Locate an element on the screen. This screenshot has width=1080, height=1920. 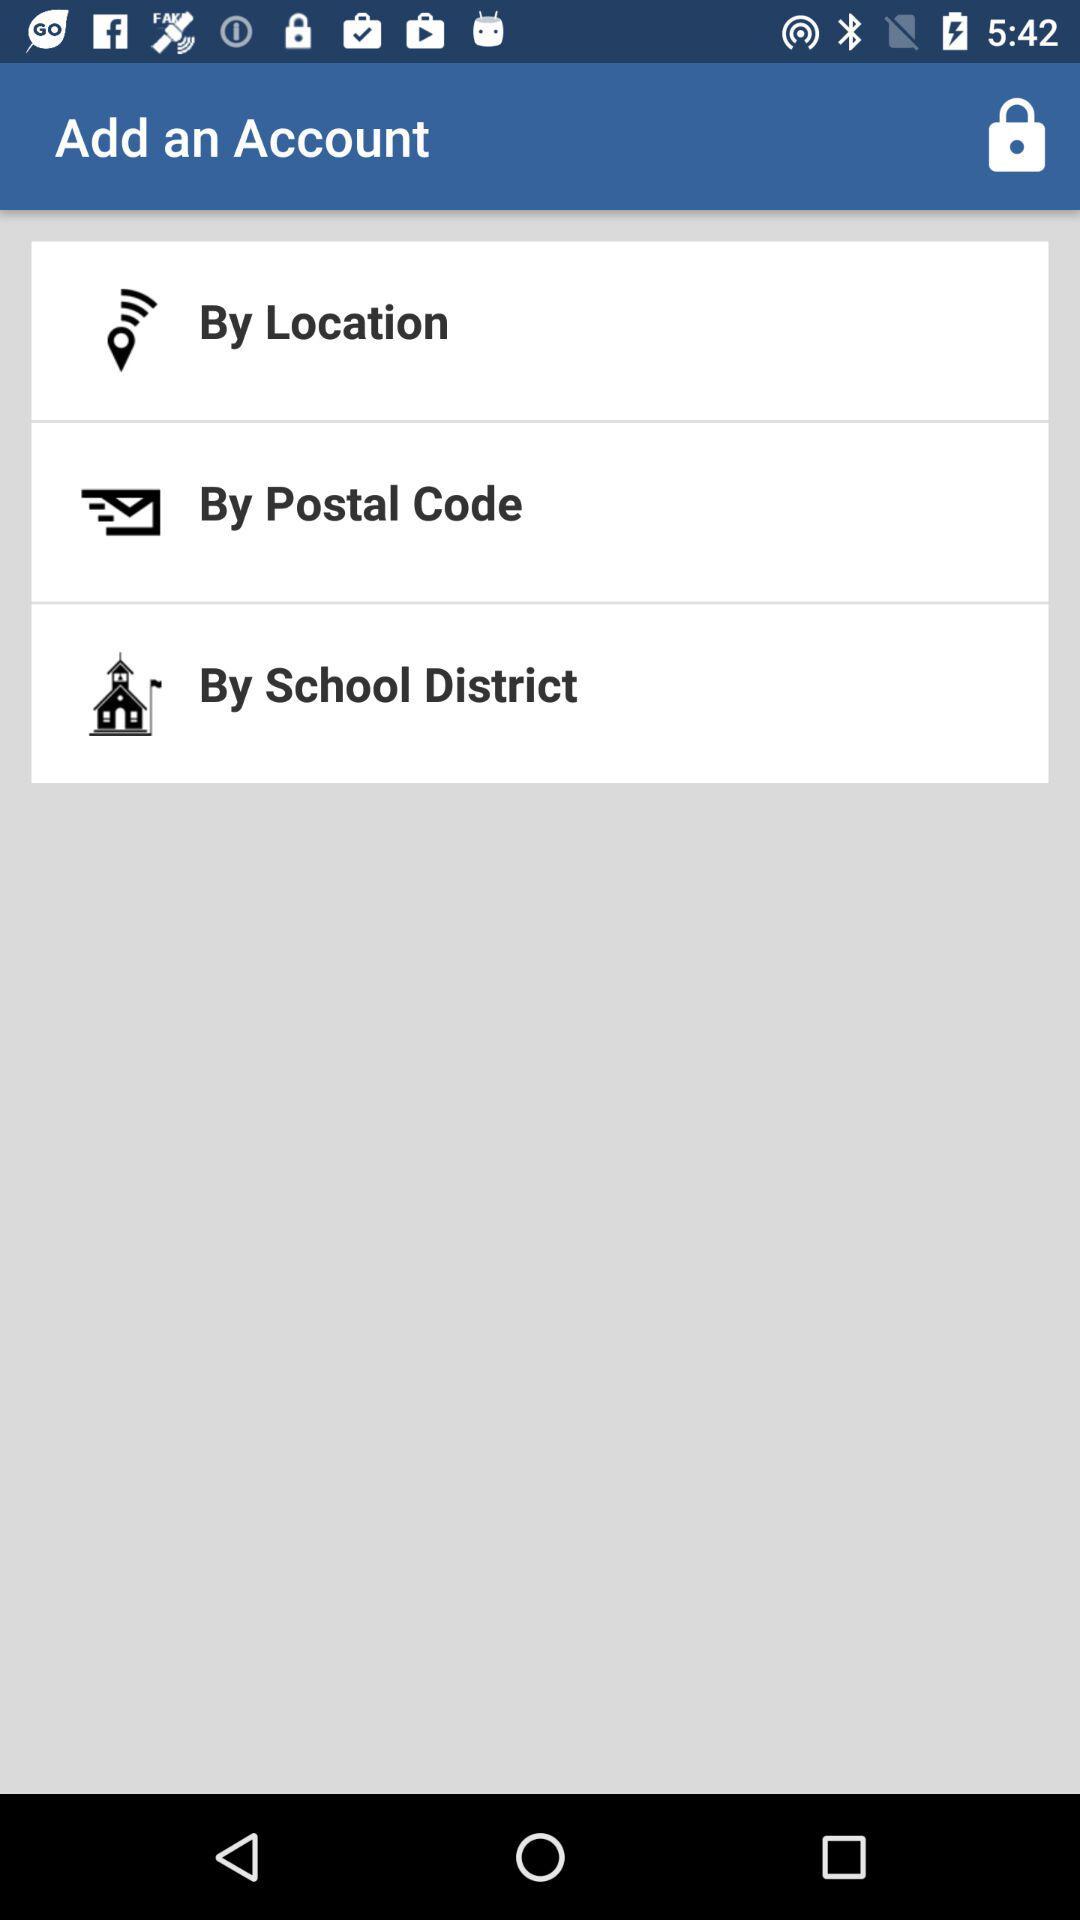
by school district at the center is located at coordinates (540, 693).